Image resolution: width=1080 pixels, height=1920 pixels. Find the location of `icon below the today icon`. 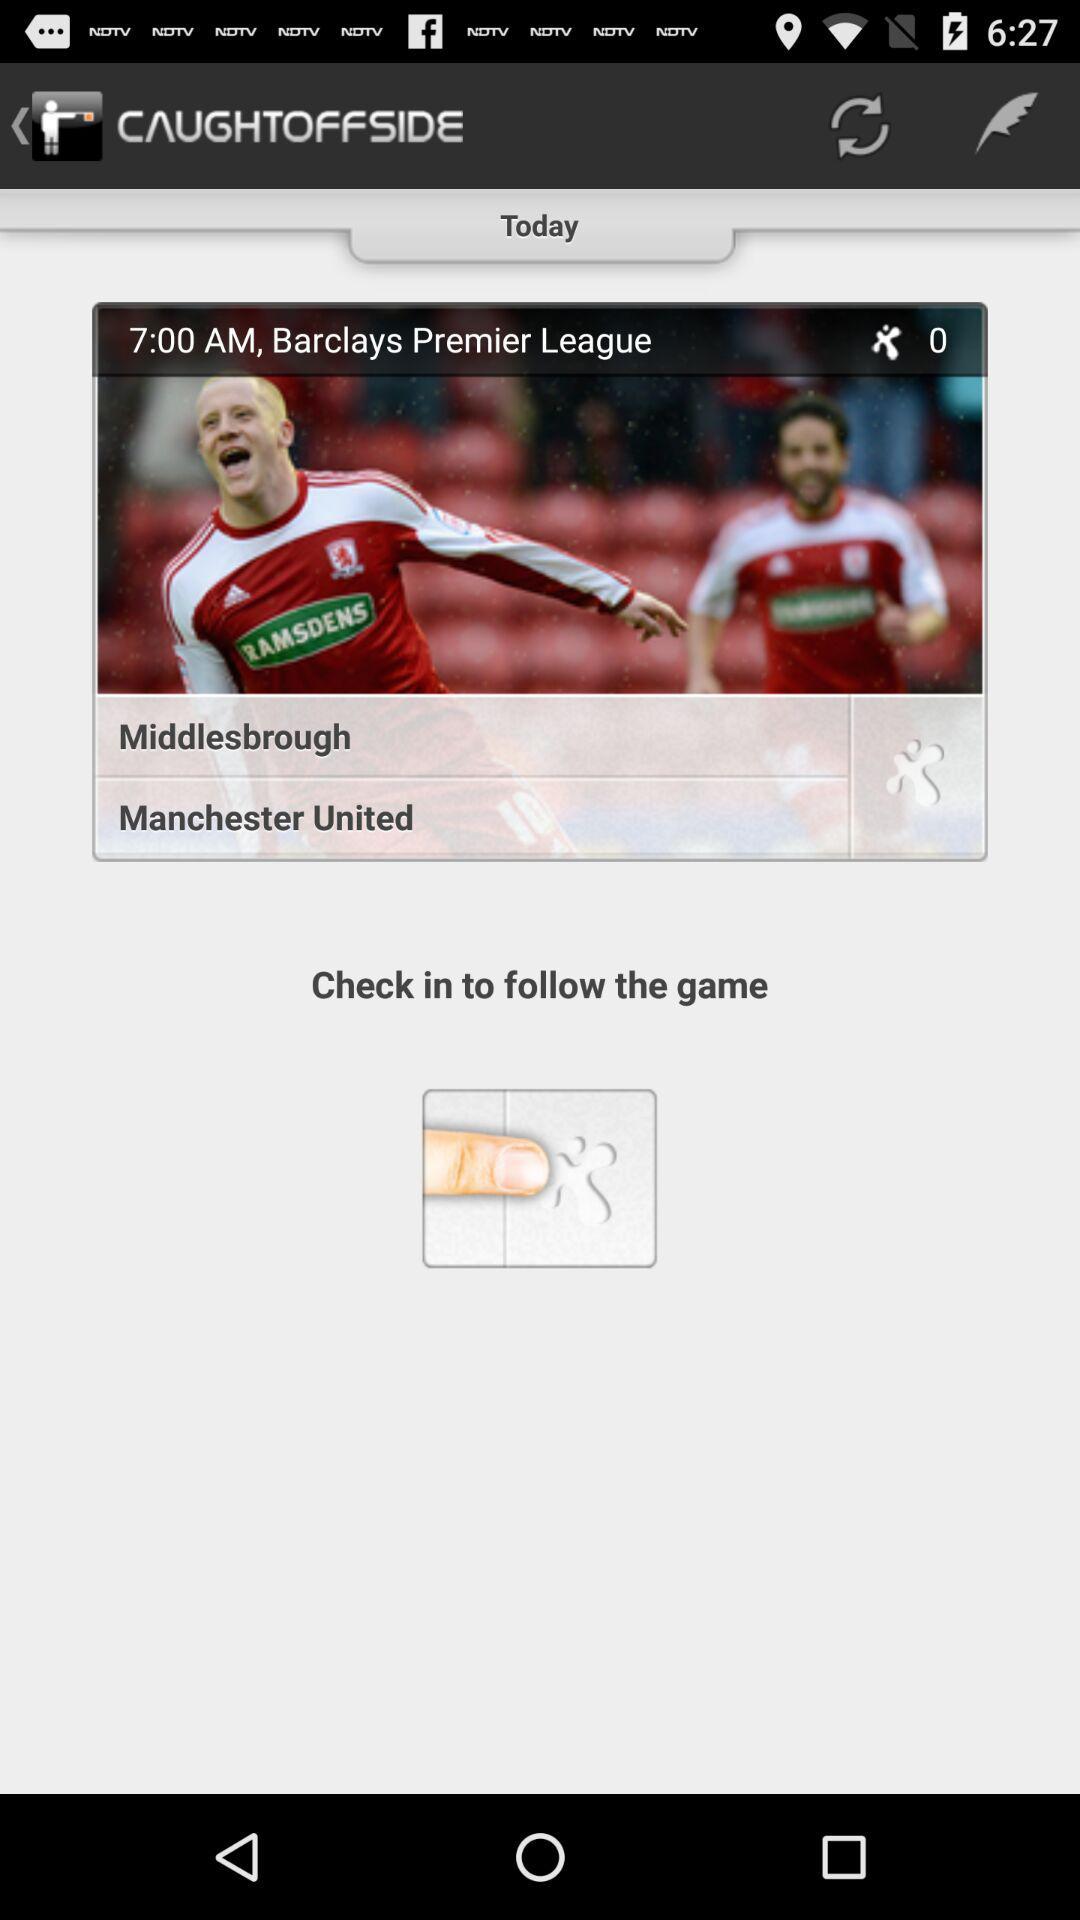

icon below the today icon is located at coordinates (540, 580).